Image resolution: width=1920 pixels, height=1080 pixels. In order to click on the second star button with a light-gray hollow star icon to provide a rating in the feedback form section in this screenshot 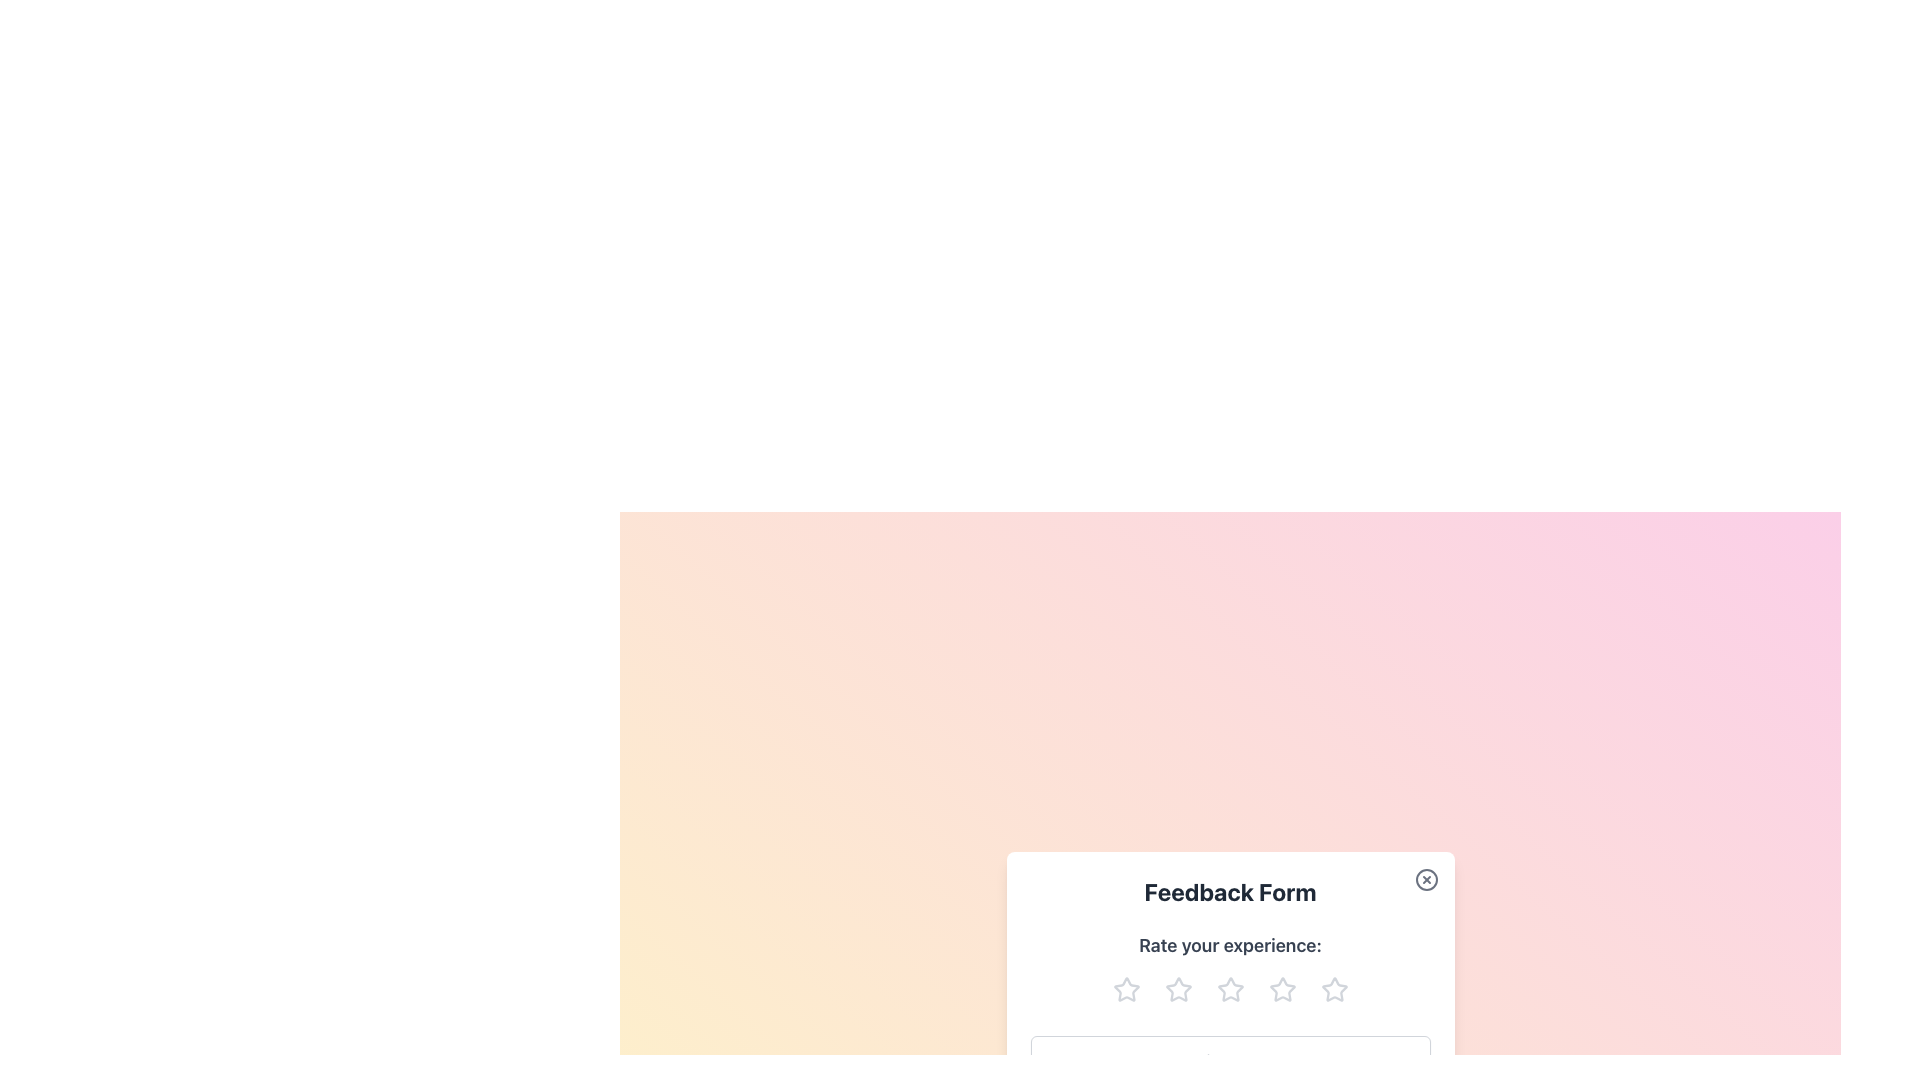, I will do `click(1178, 990)`.